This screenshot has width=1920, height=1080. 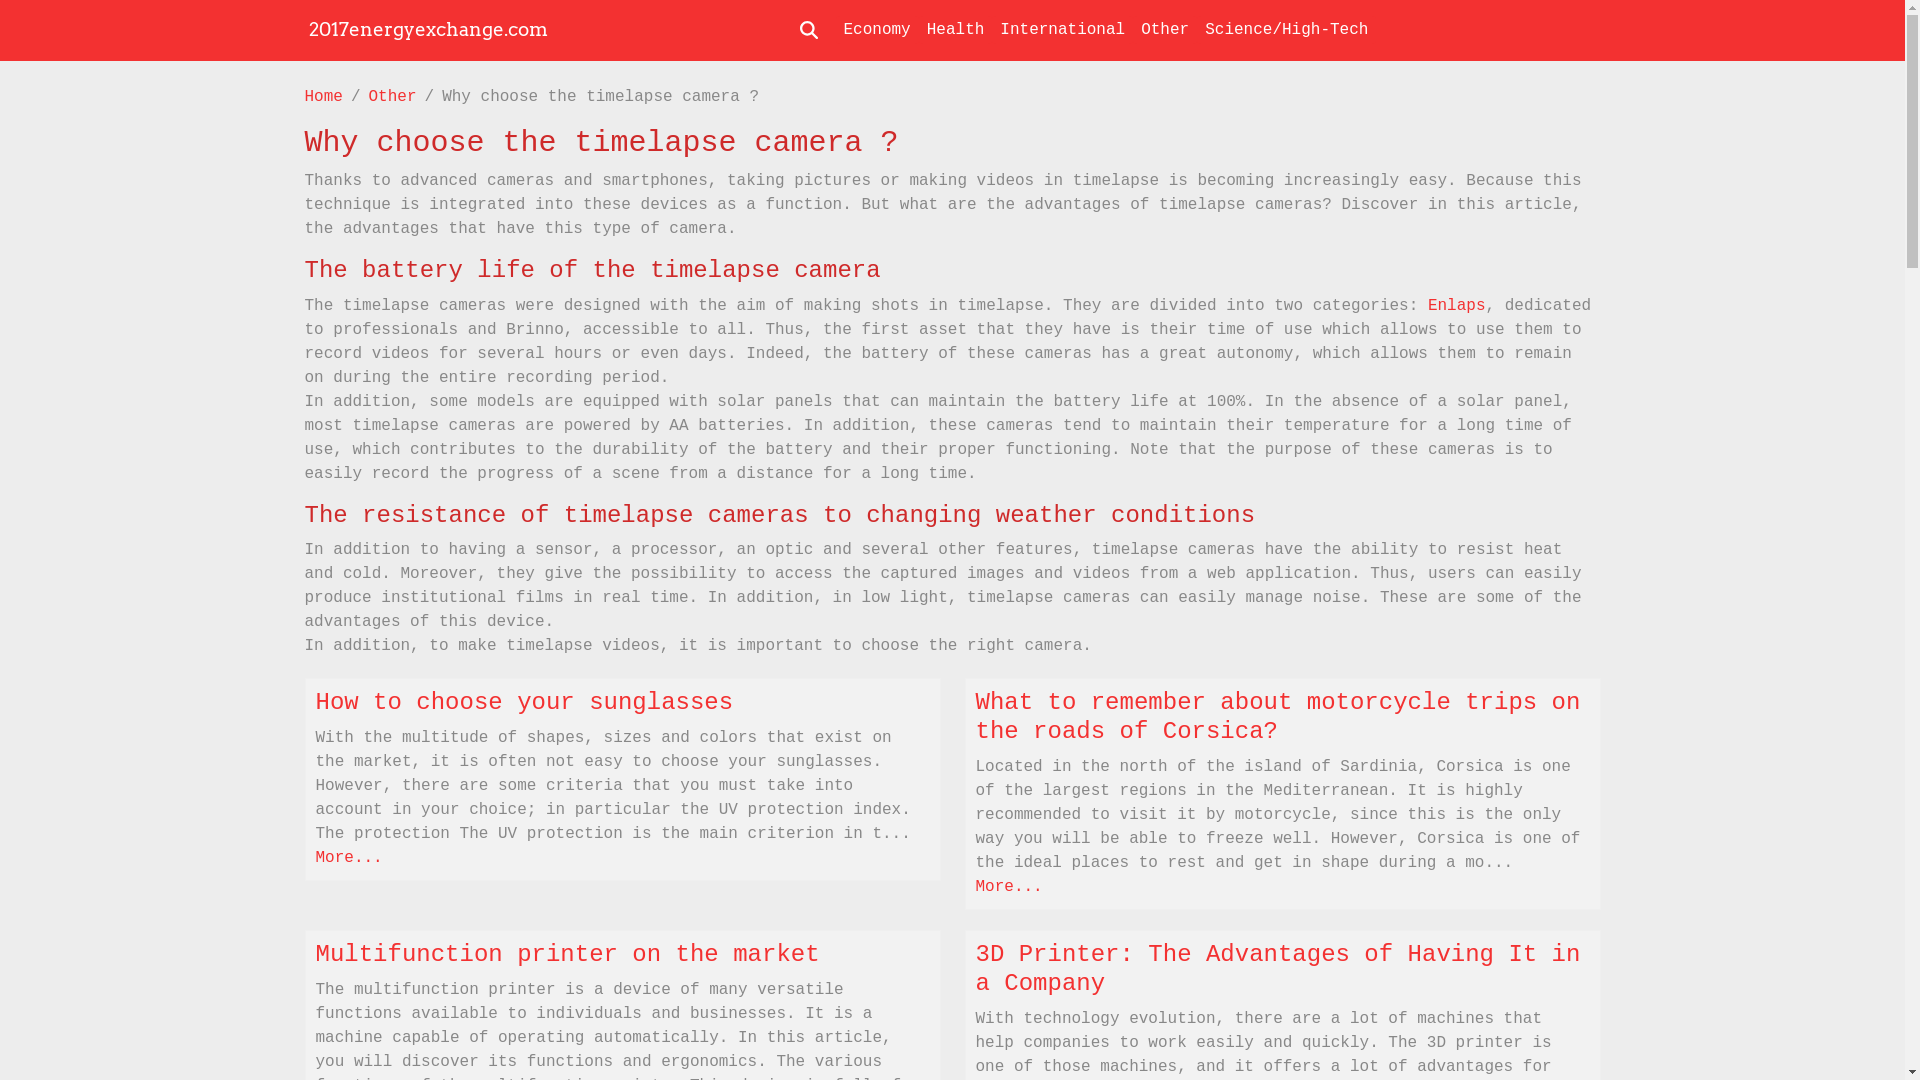 What do you see at coordinates (426, 29) in the screenshot?
I see `'2017energyexchange.com'` at bounding box center [426, 29].